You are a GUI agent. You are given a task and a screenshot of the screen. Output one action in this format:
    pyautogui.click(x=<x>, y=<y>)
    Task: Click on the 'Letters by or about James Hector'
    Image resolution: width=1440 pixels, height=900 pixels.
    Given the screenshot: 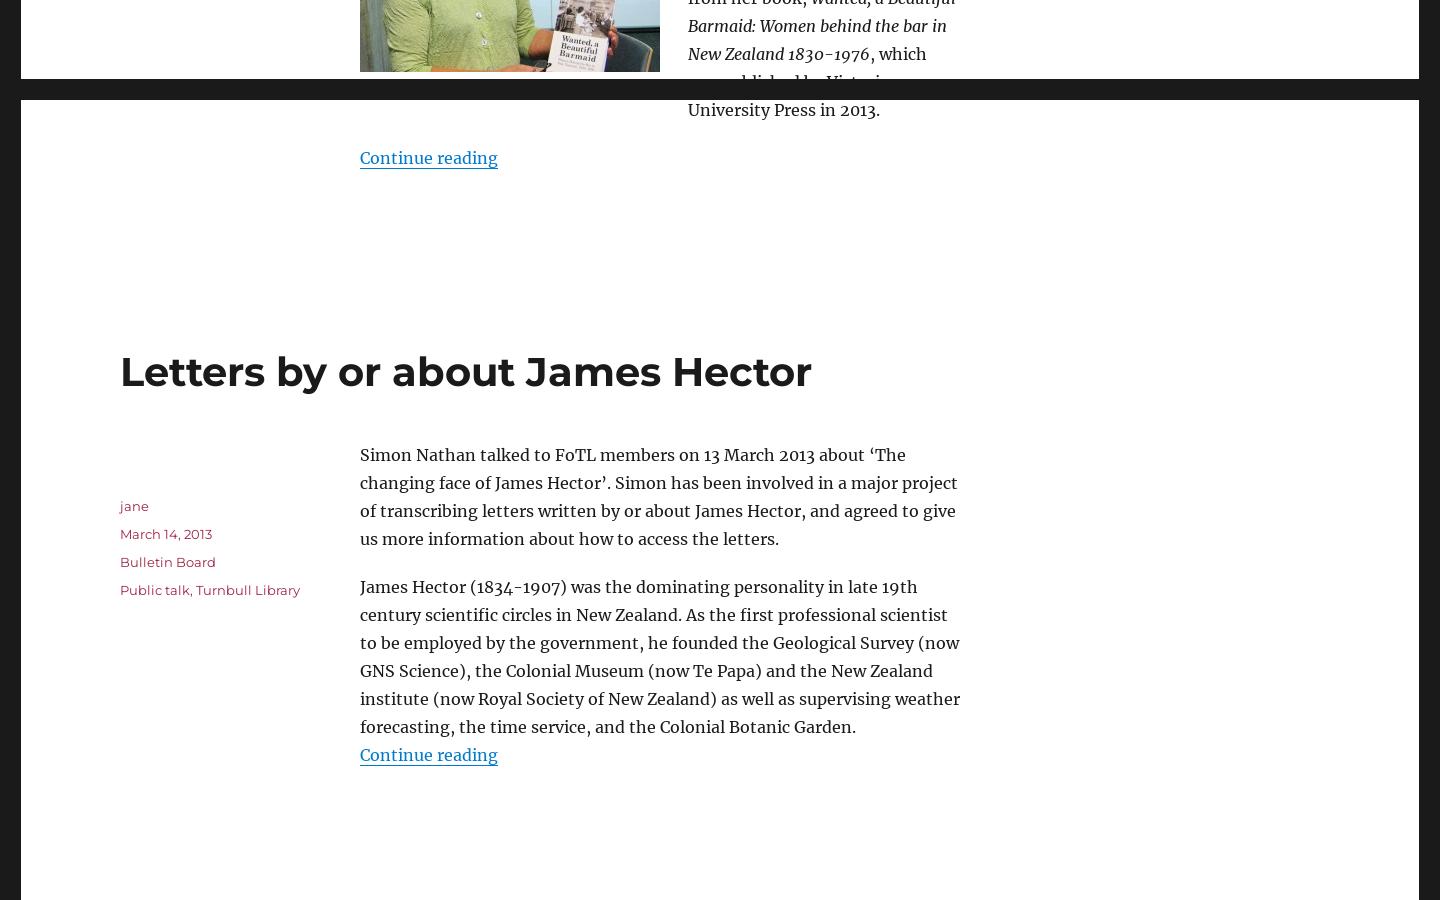 What is the action you would take?
    pyautogui.click(x=465, y=370)
    